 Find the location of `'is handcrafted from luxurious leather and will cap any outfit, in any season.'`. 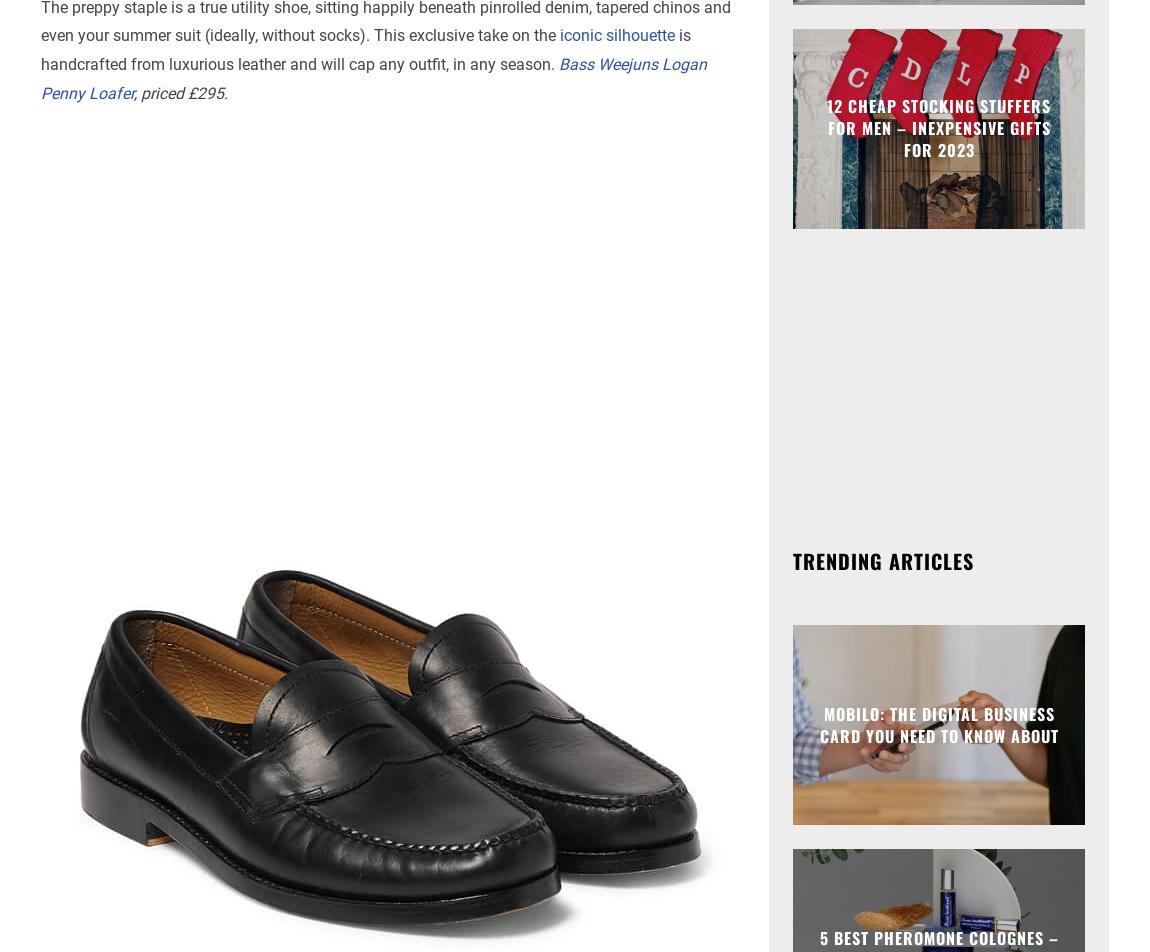

'is handcrafted from luxurious leather and will cap any outfit, in any season.' is located at coordinates (366, 49).